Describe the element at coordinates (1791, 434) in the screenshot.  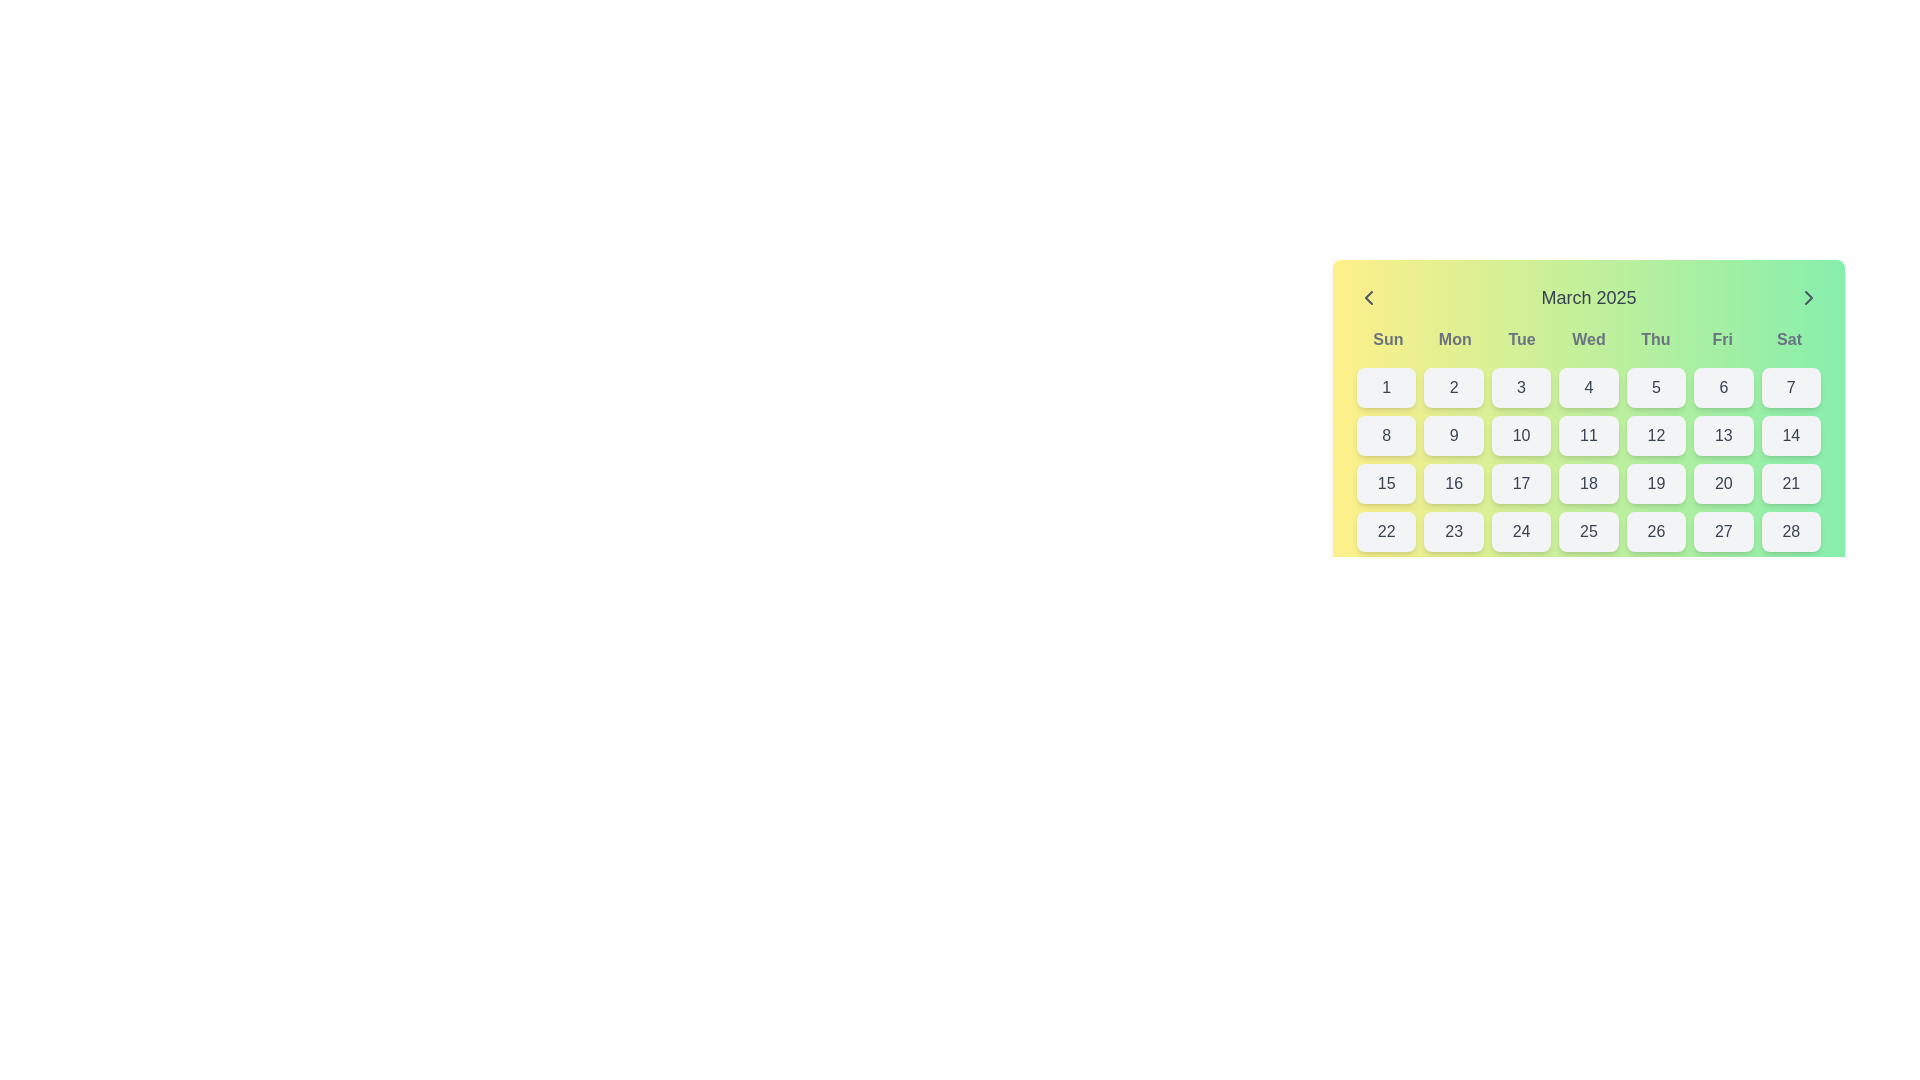
I see `the button representing the 14th day of March 2025 in the calendar widget` at that location.